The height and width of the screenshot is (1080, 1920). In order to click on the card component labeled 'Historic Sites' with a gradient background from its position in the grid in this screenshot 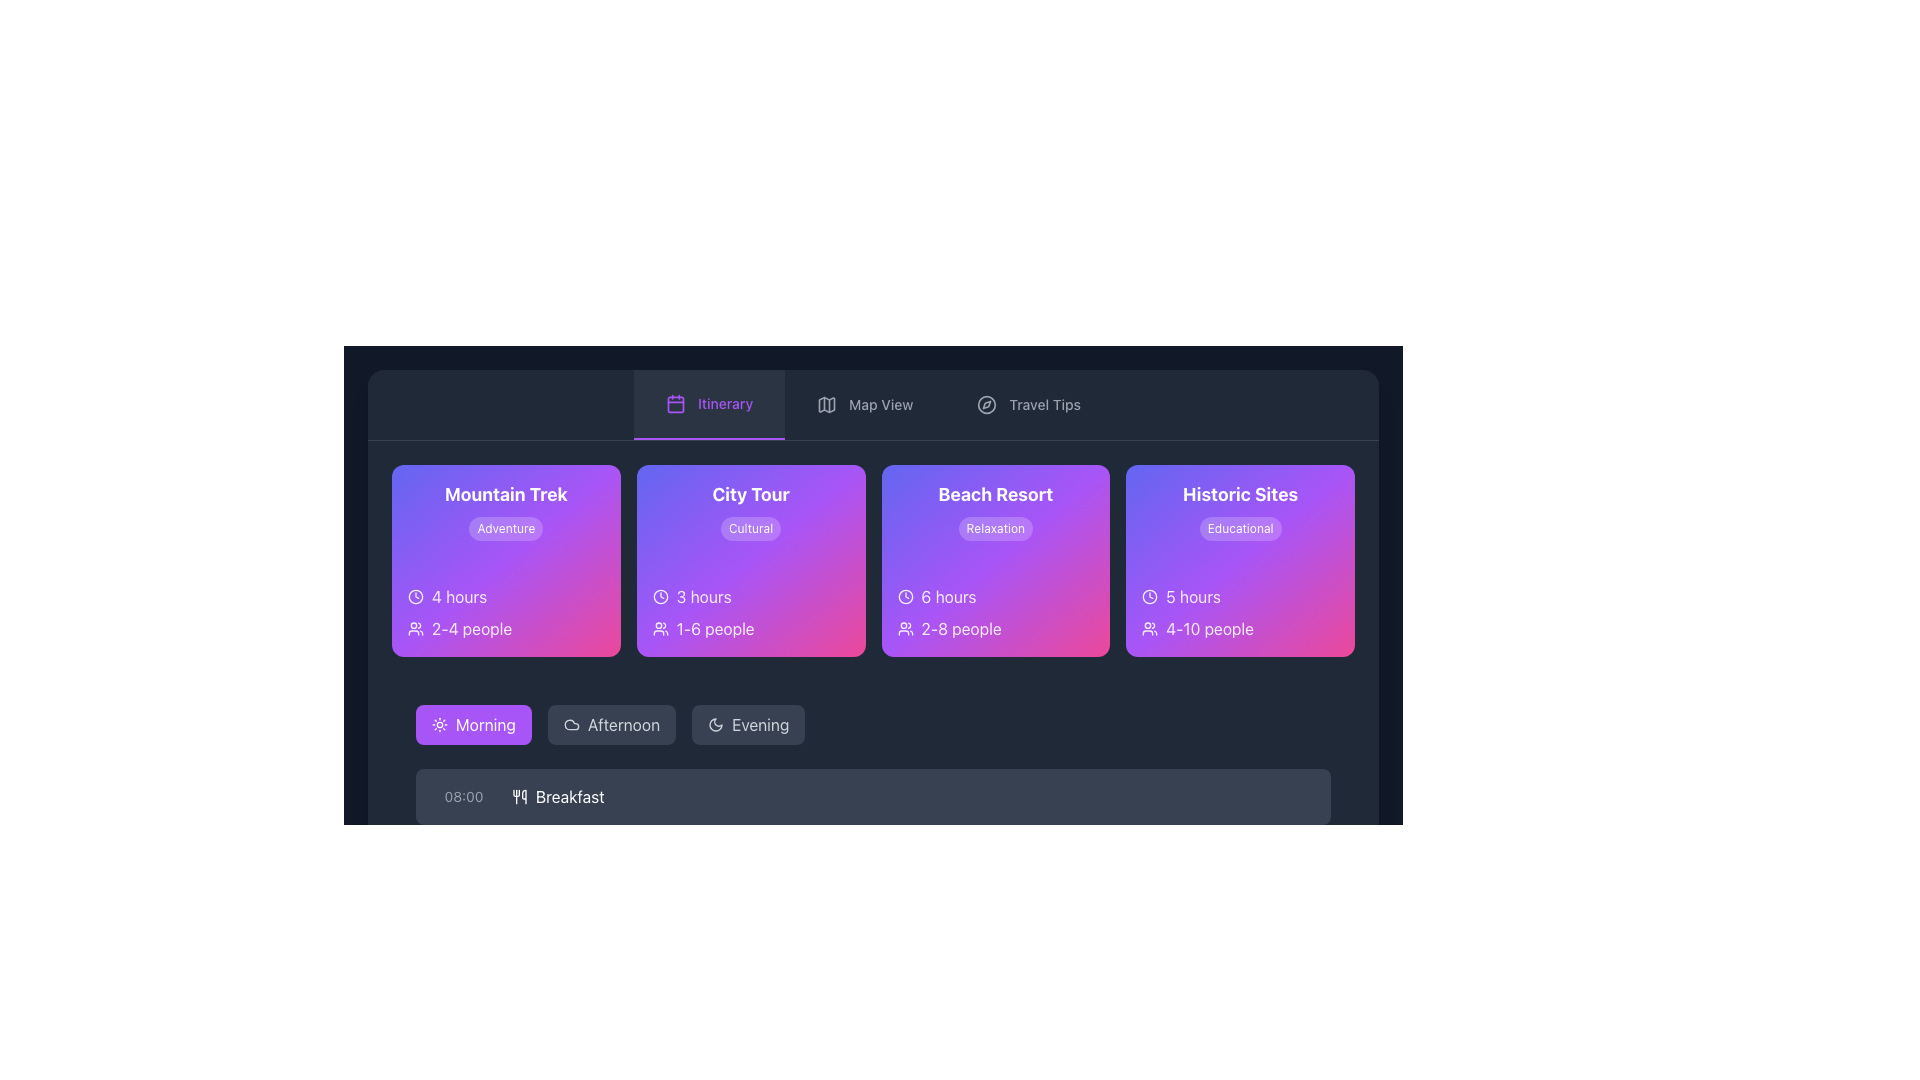, I will do `click(1239, 560)`.